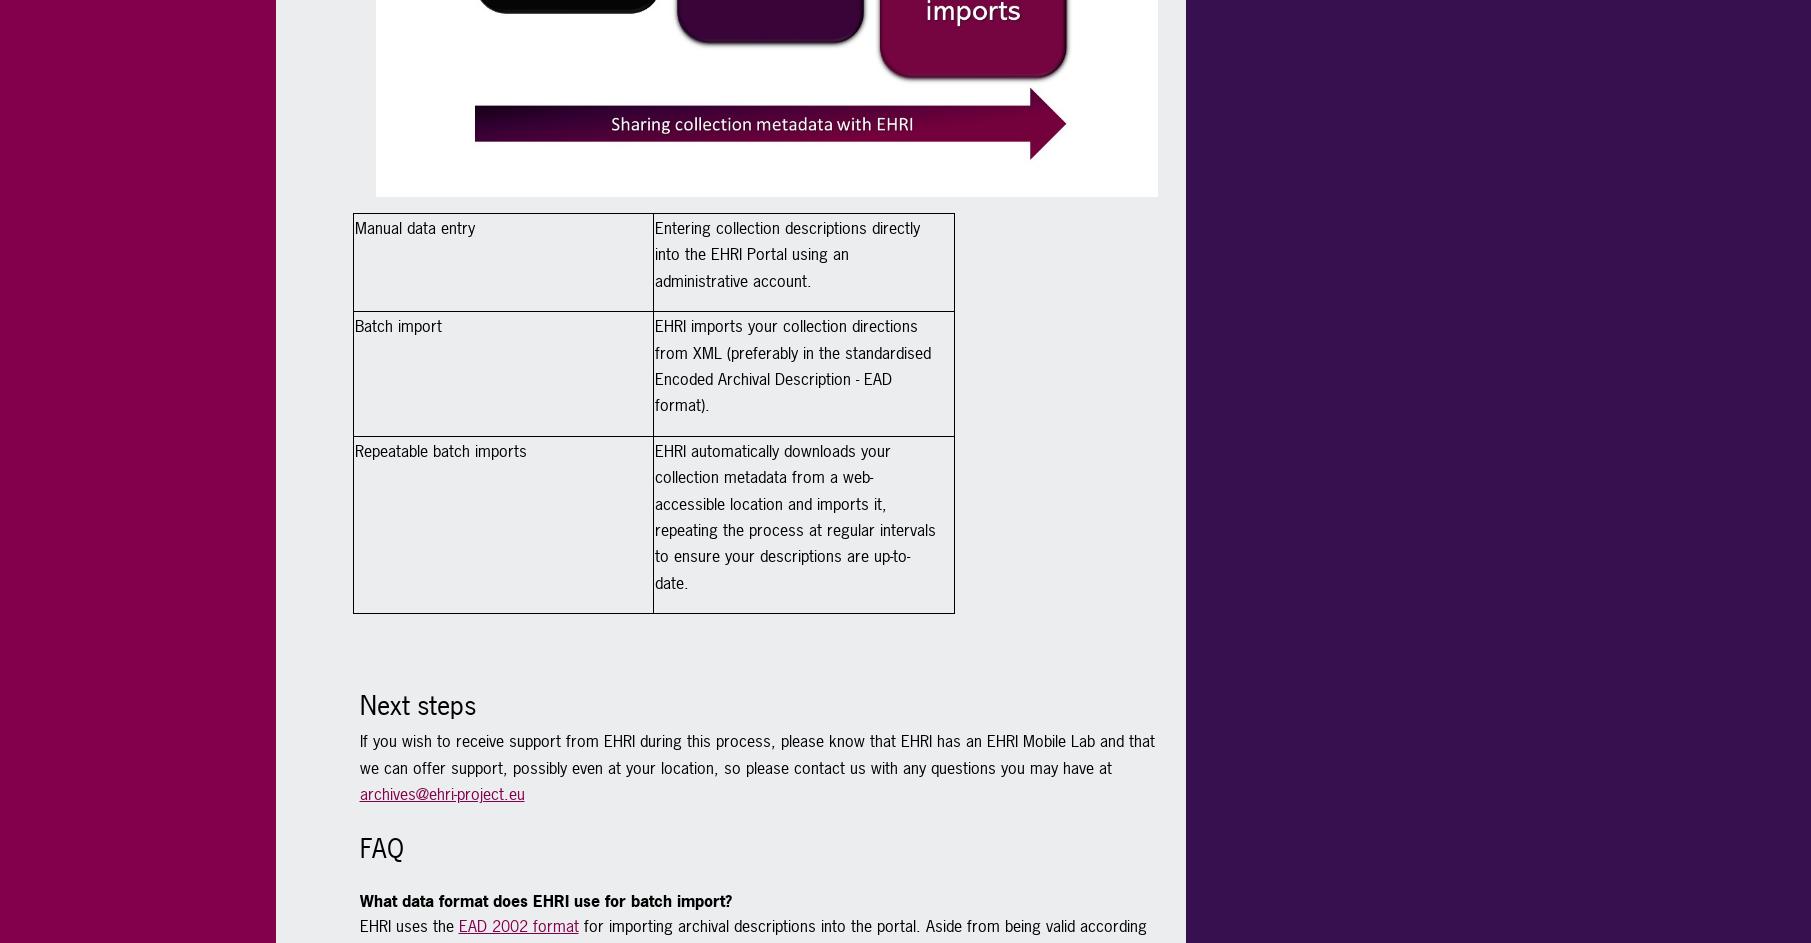 The height and width of the screenshot is (943, 1811). I want to click on 'Batch import', so click(396, 325).